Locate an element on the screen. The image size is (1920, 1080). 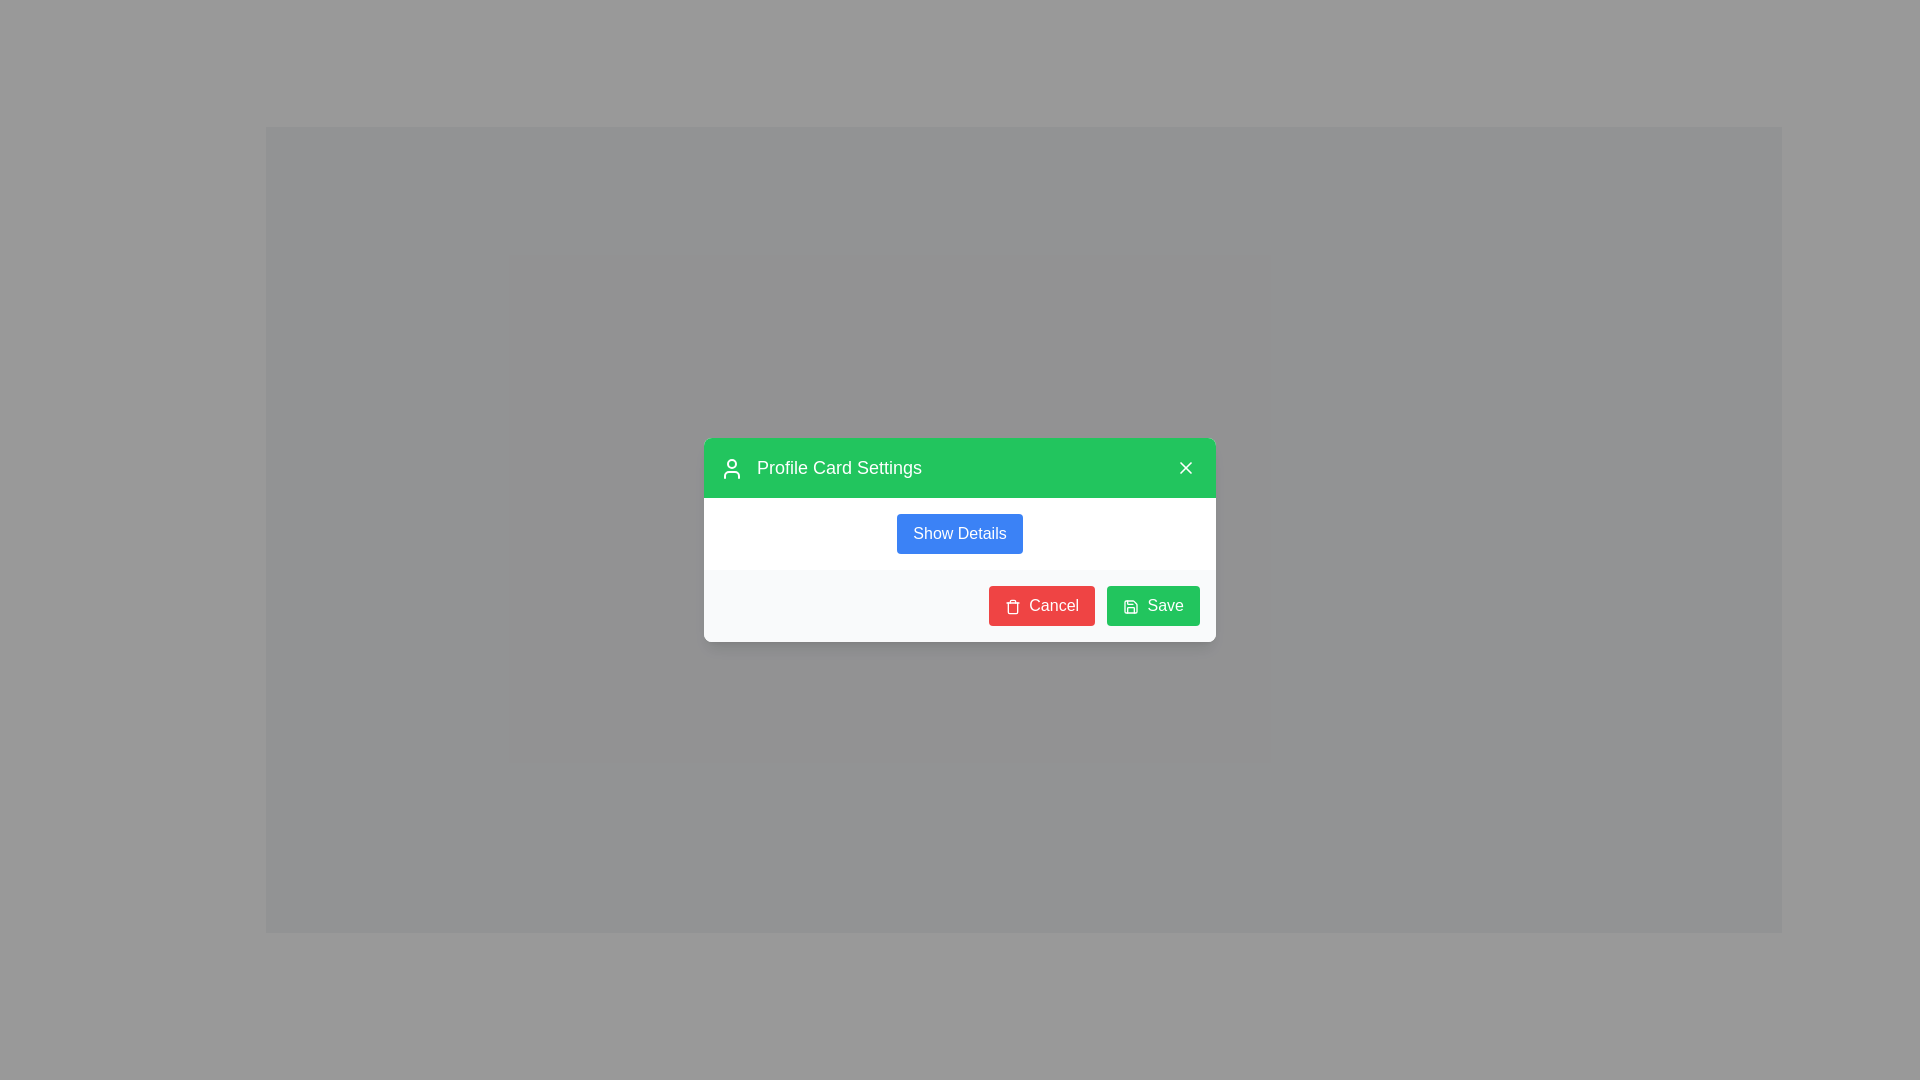
the close icon in the top-right corner of the 'Profile Card Settings' dialog is located at coordinates (1185, 467).